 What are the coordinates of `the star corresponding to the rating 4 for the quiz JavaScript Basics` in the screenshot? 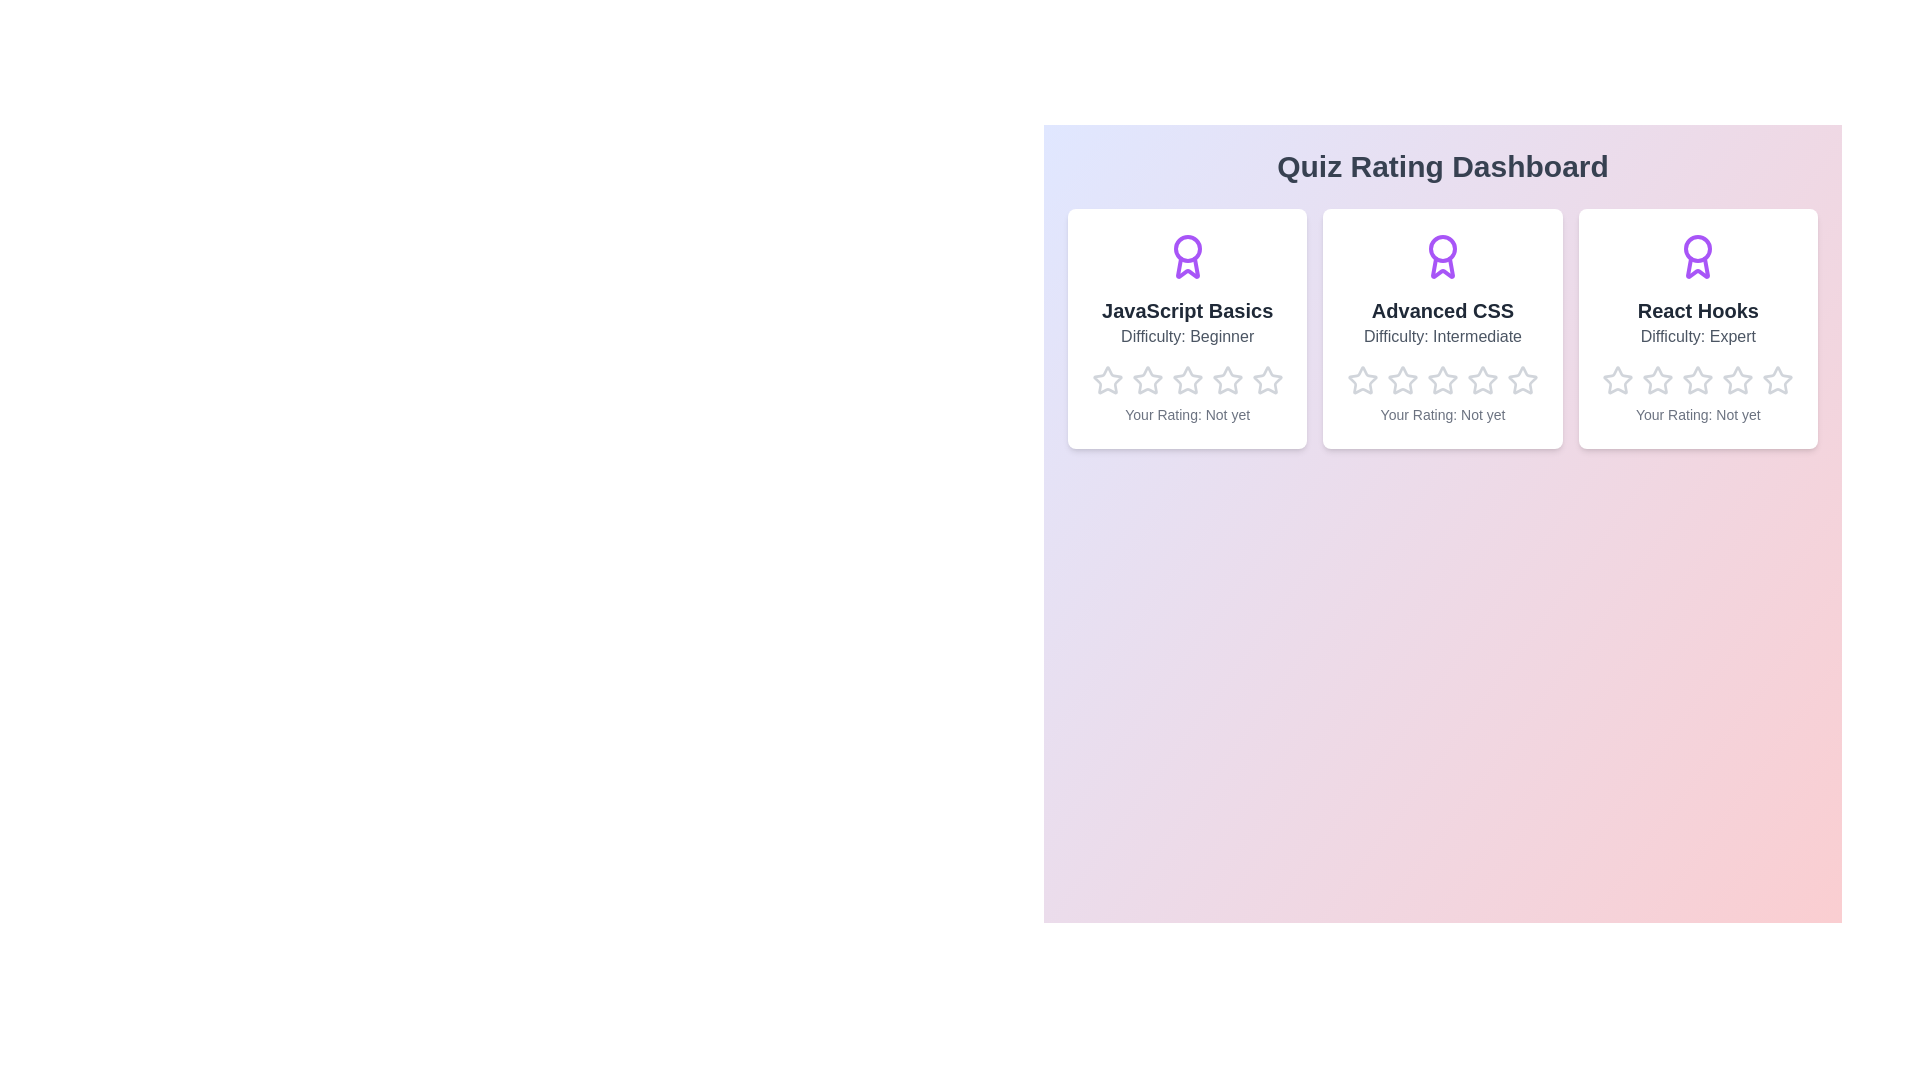 It's located at (1210, 365).